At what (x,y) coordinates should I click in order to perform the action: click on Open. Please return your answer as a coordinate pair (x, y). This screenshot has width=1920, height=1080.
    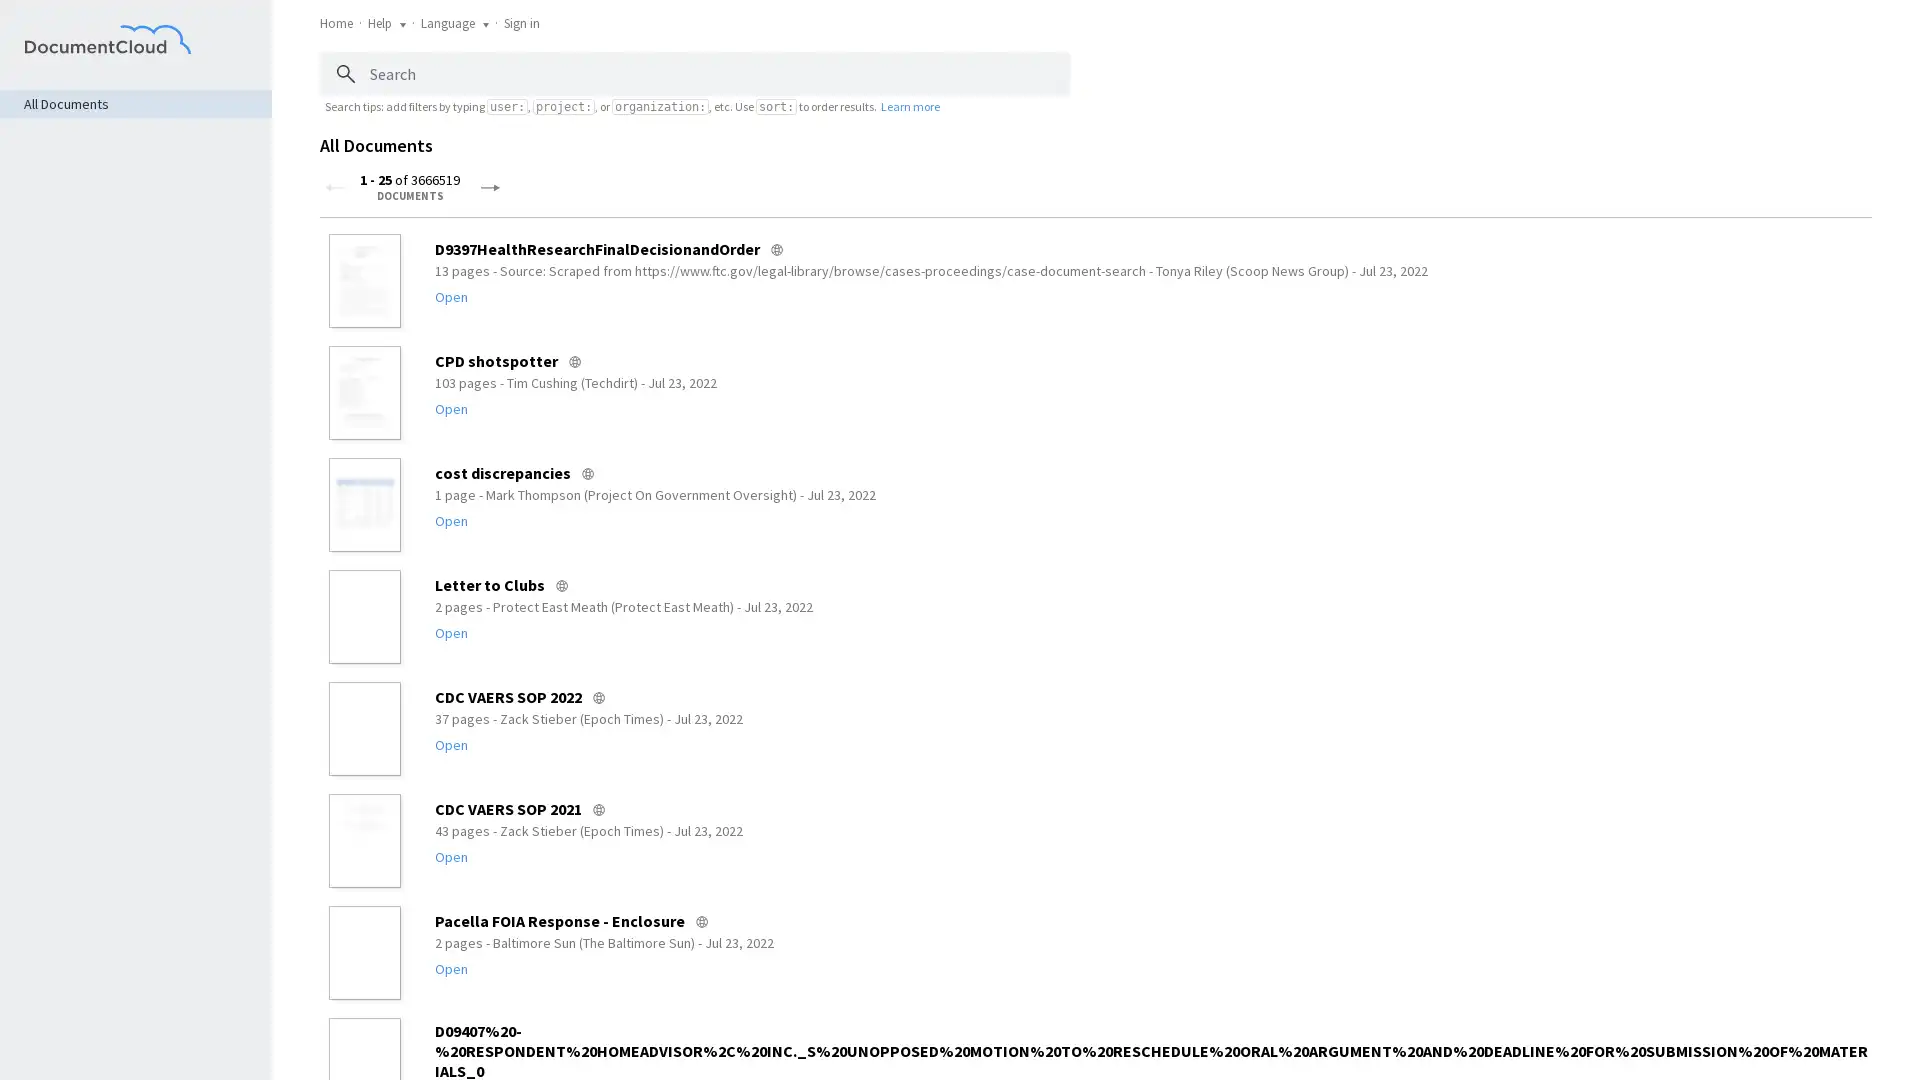
    Looking at the image, I should click on (450, 855).